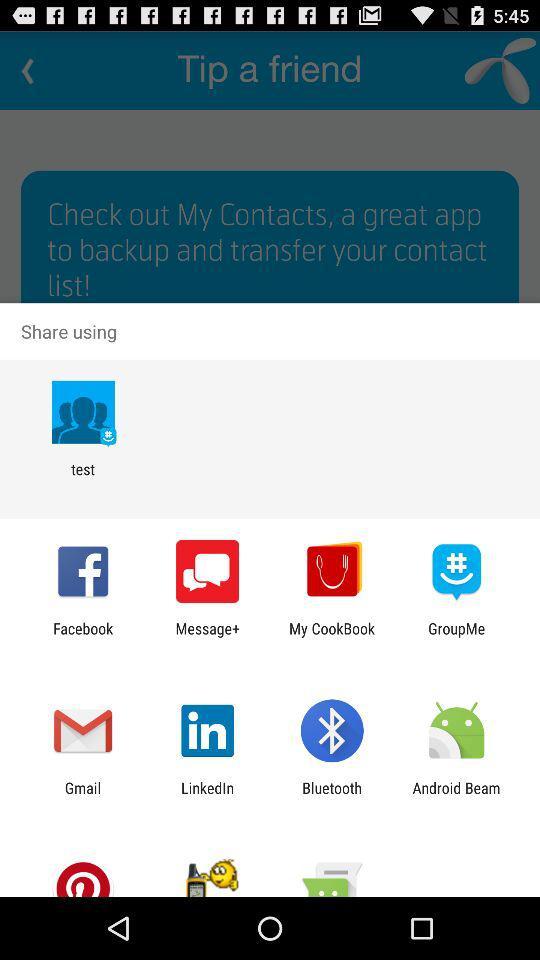 Image resolution: width=540 pixels, height=960 pixels. I want to click on item to the left of message+, so click(82, 636).